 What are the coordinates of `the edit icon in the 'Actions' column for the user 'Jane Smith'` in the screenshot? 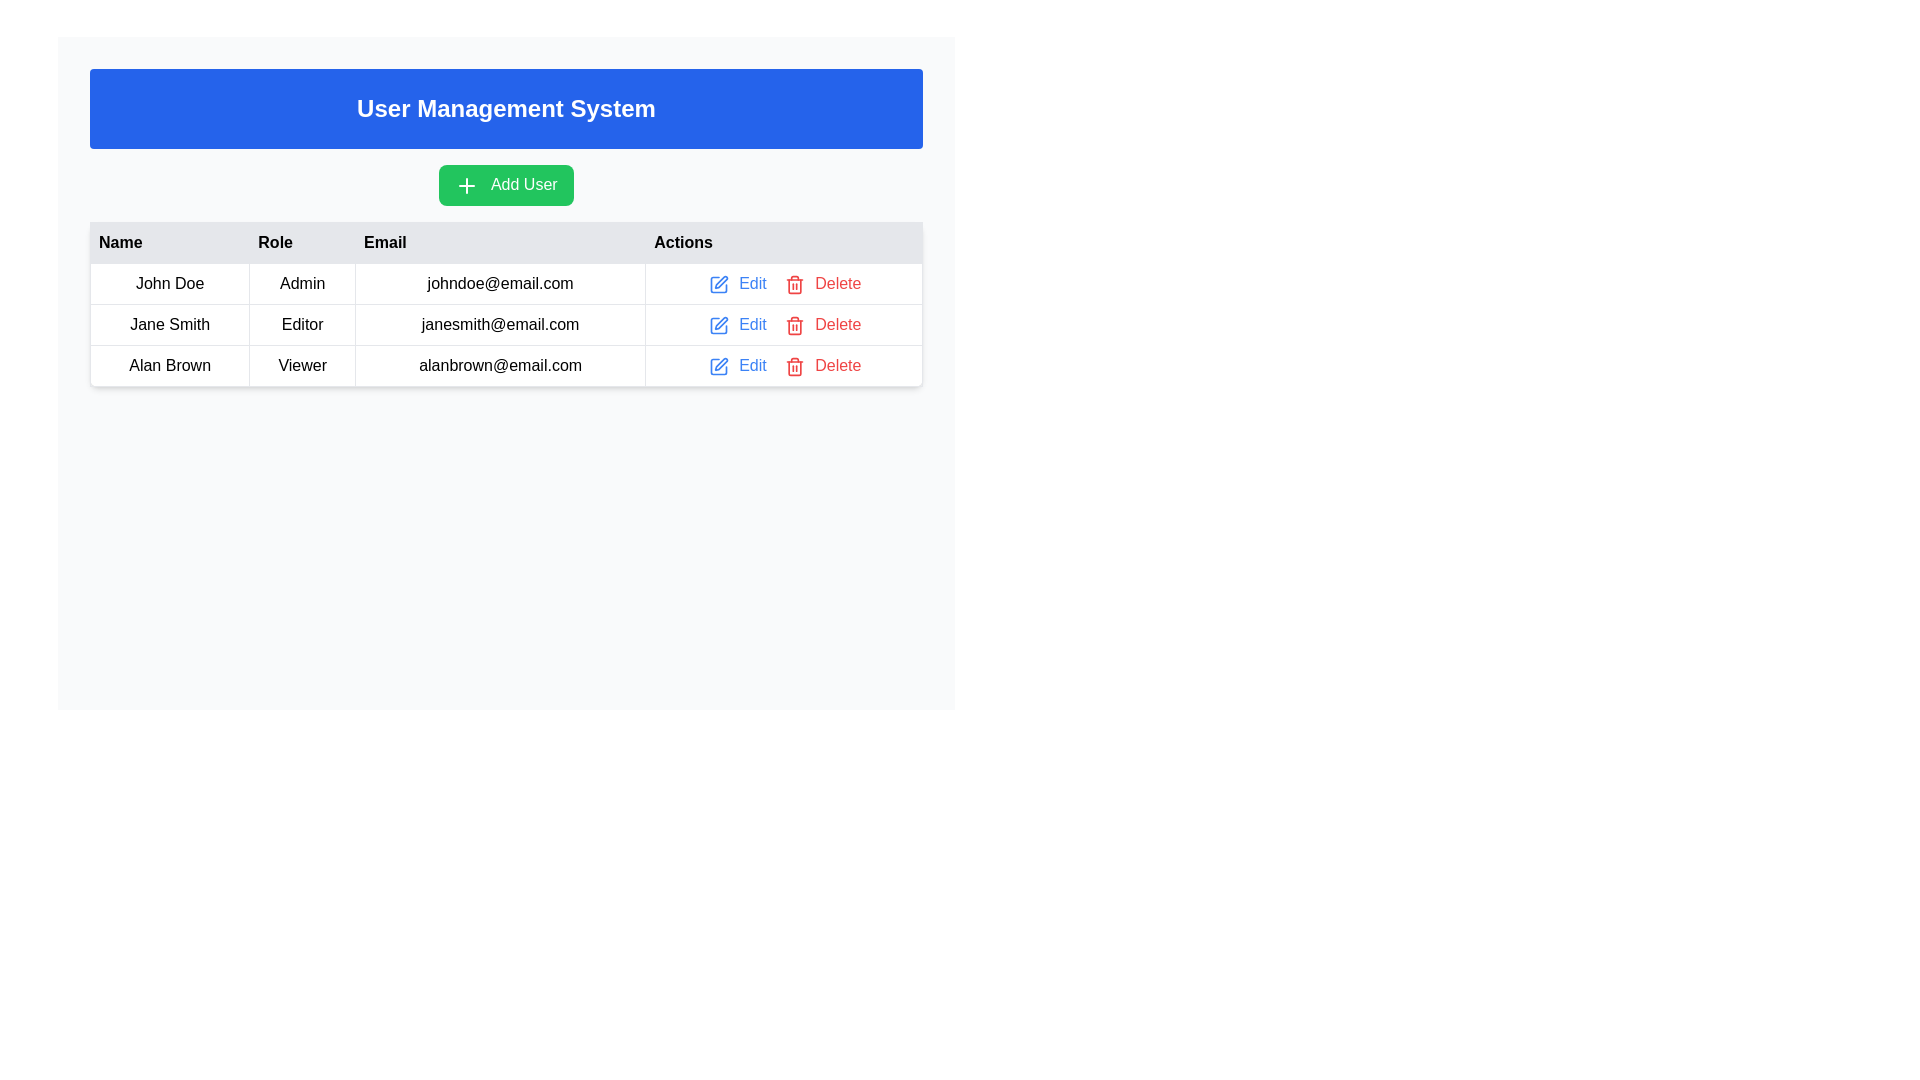 It's located at (718, 324).